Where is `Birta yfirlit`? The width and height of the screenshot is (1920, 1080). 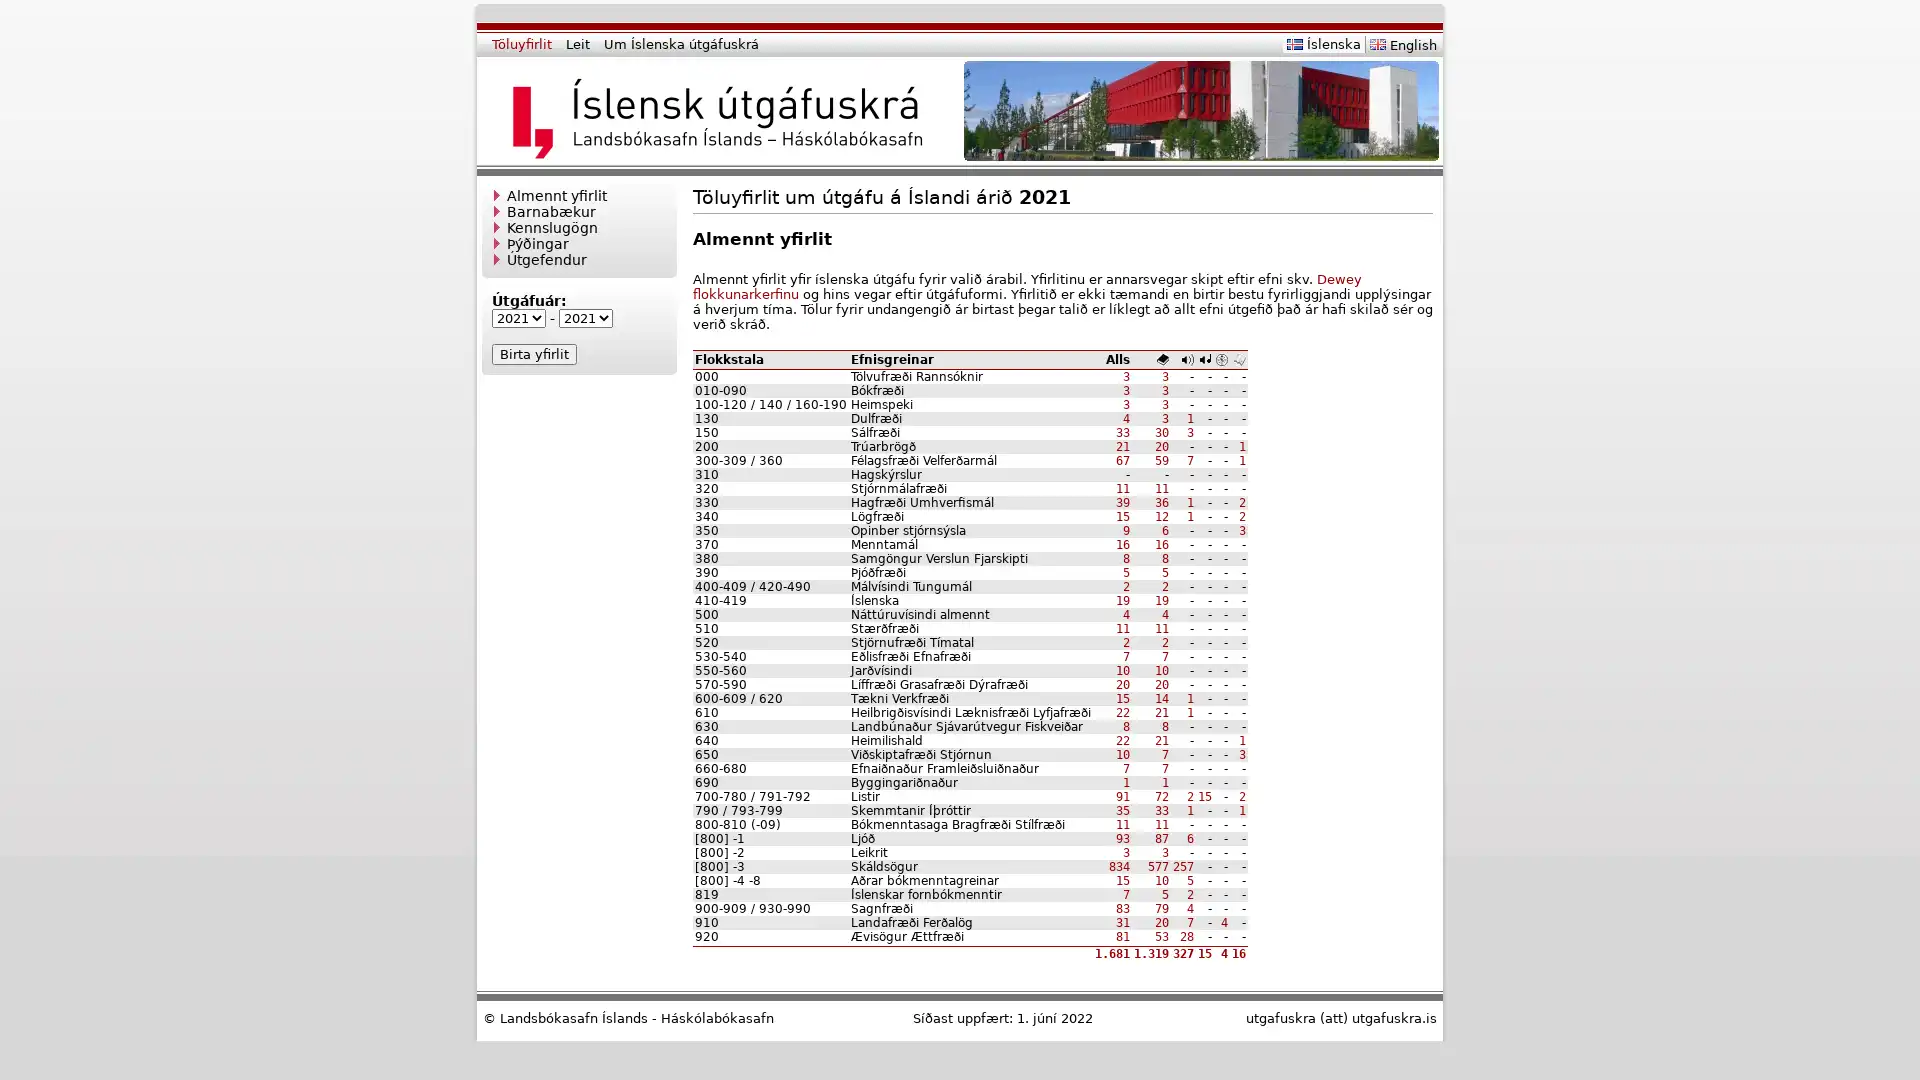
Birta yfirlit is located at coordinates (534, 353).